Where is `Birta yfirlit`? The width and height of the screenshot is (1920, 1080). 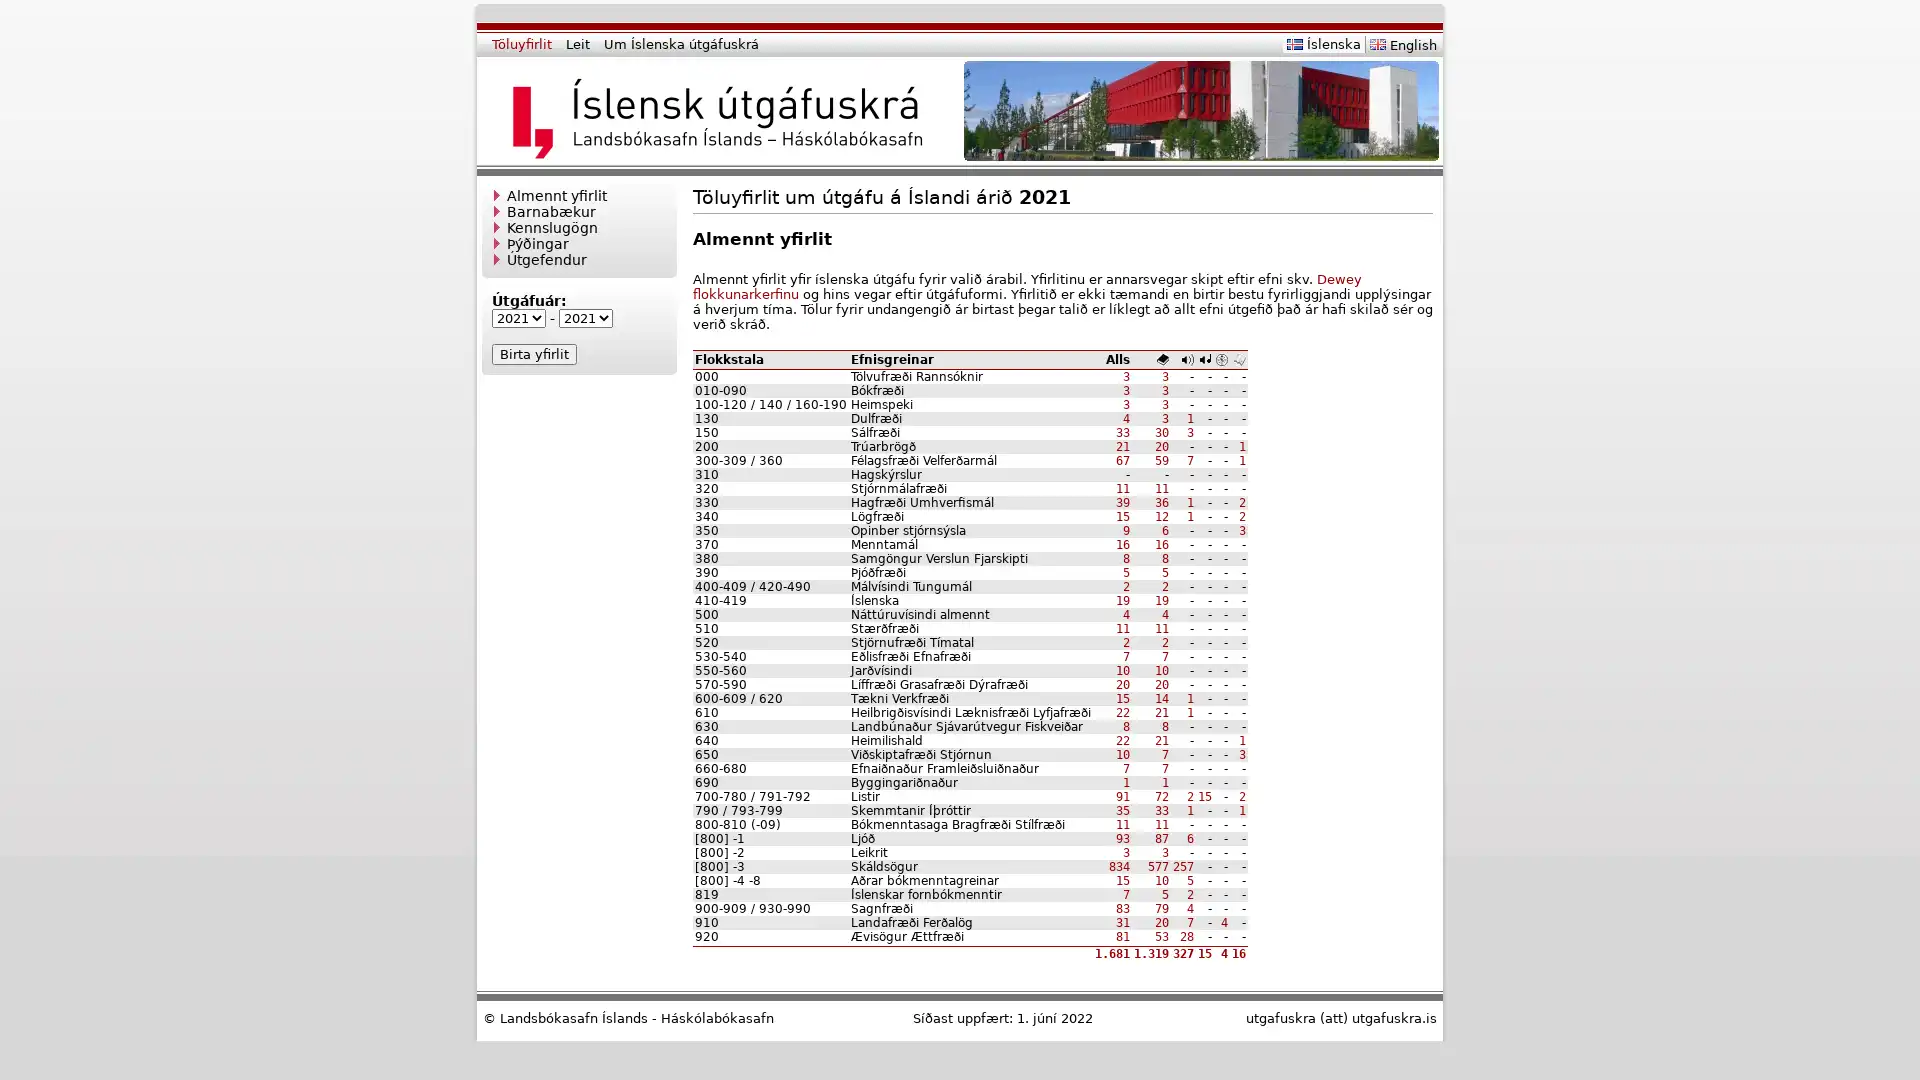
Birta yfirlit is located at coordinates (534, 353).